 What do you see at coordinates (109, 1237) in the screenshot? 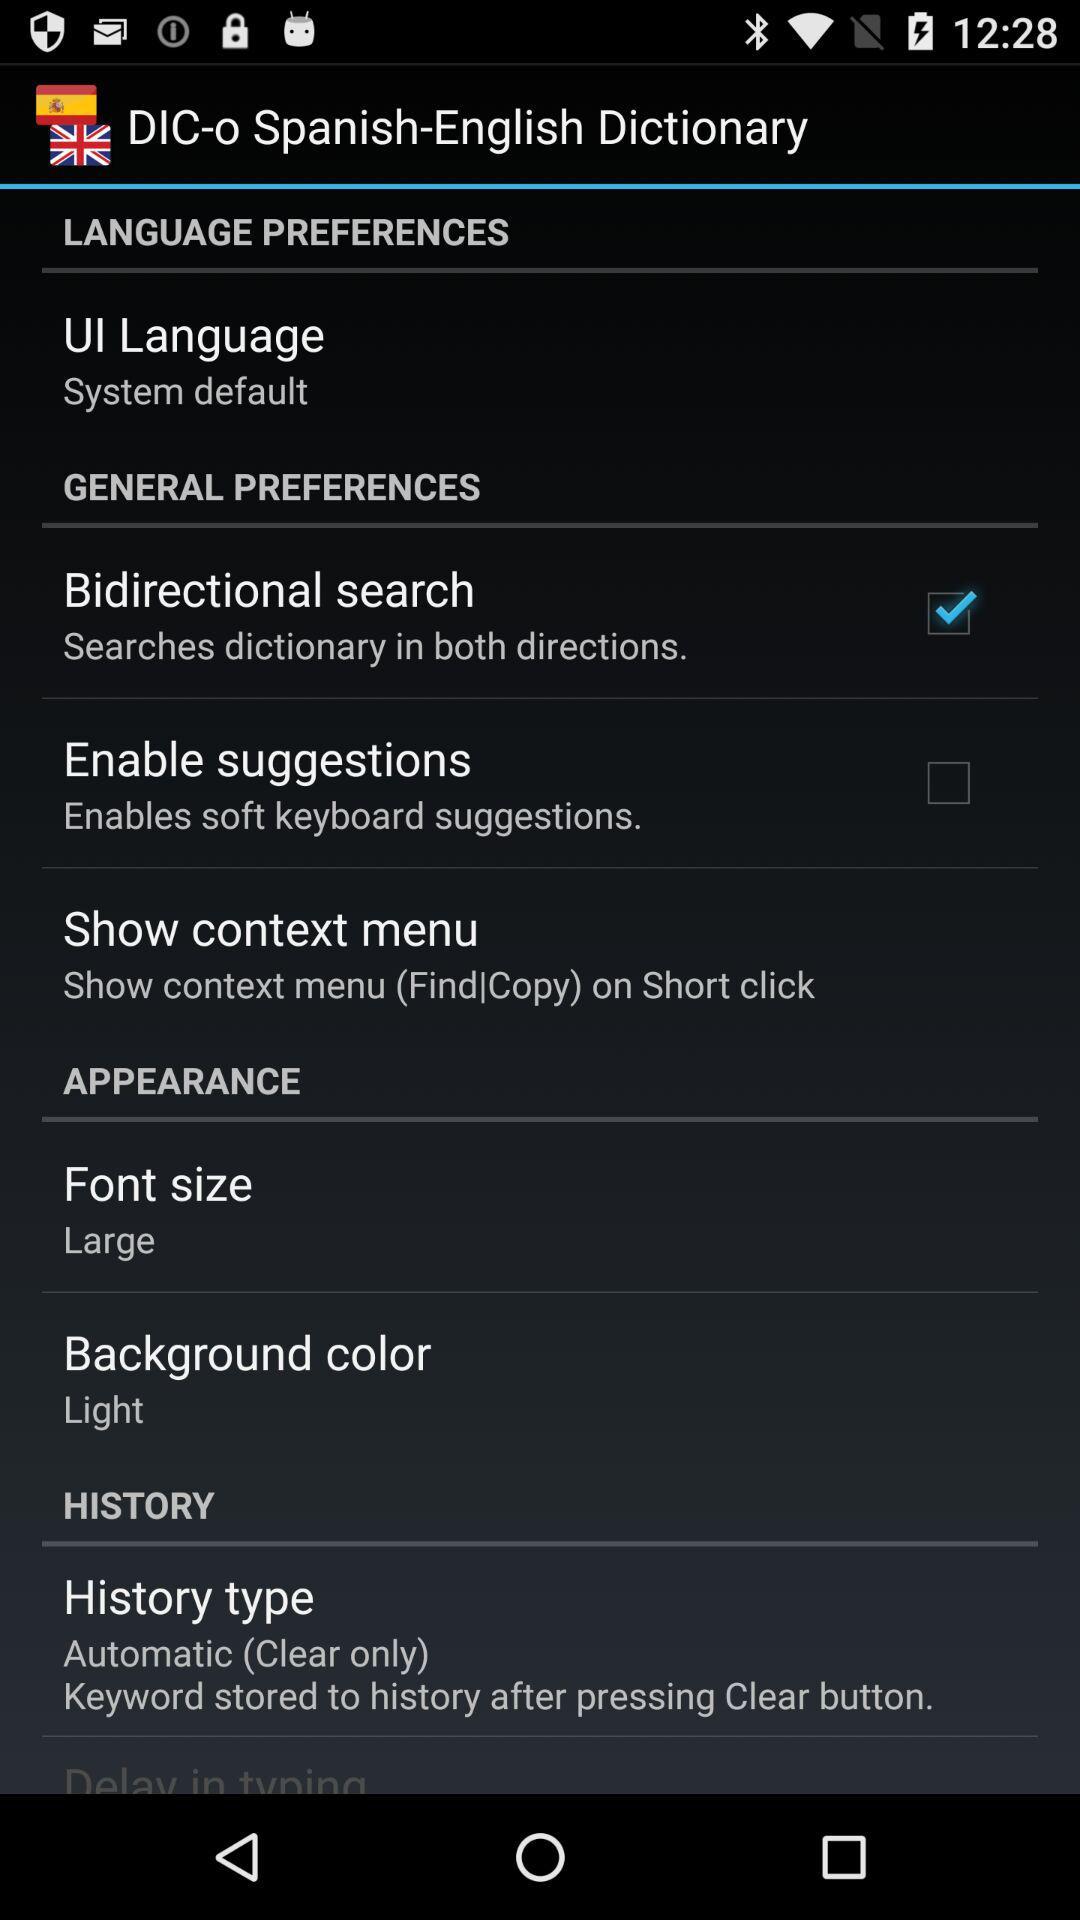
I see `large item` at bounding box center [109, 1237].